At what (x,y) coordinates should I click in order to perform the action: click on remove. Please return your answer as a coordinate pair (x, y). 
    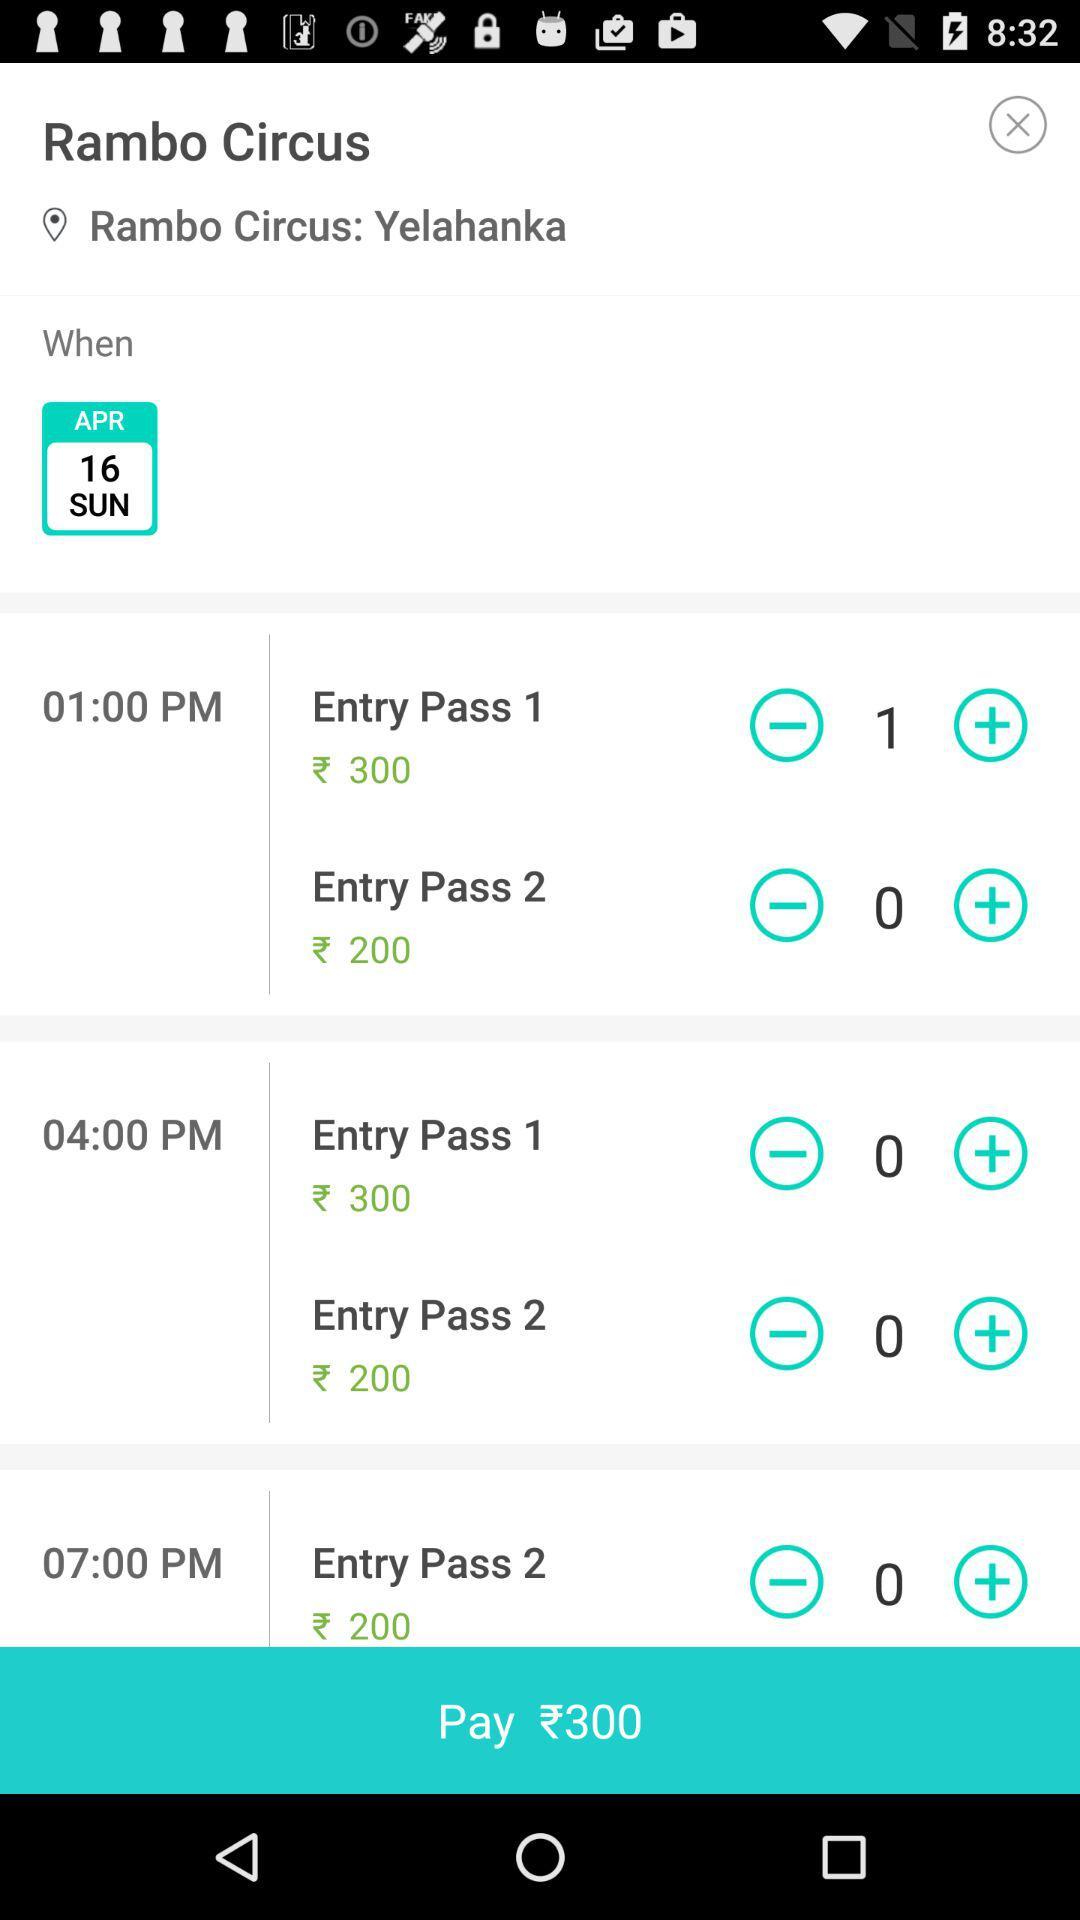
    Looking at the image, I should click on (785, 724).